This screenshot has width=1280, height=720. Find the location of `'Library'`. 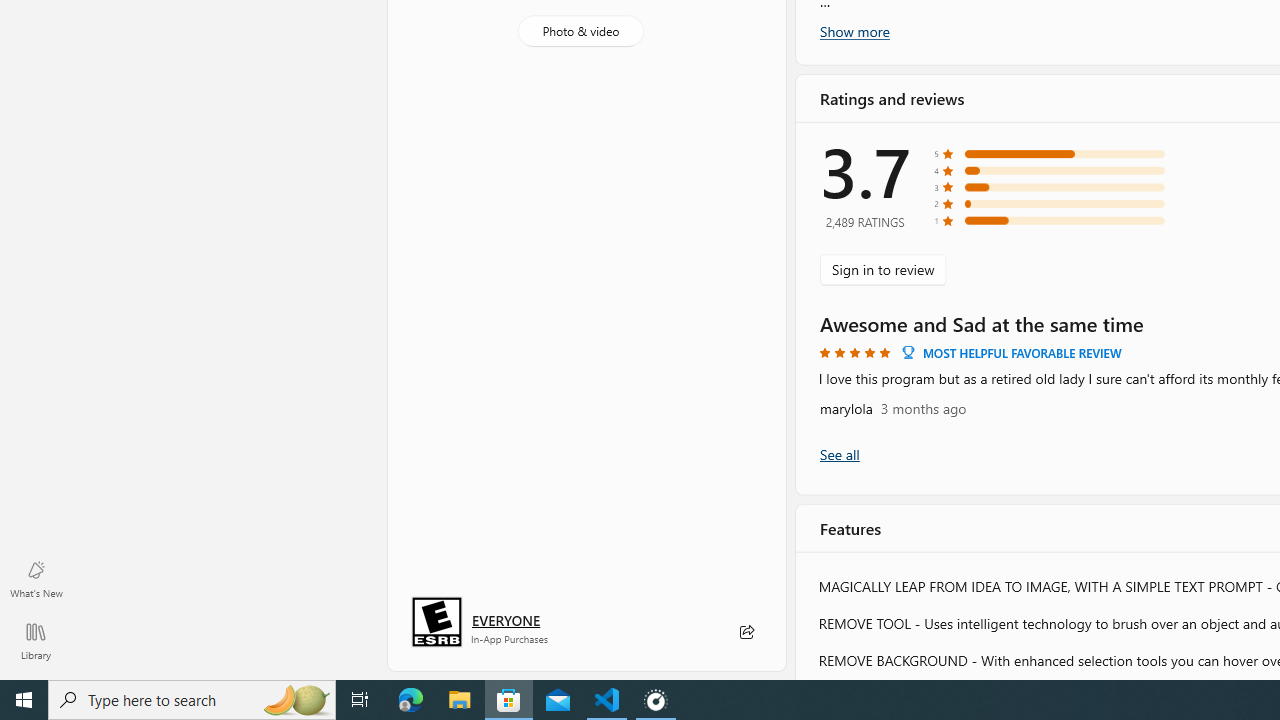

'Library' is located at coordinates (35, 640).